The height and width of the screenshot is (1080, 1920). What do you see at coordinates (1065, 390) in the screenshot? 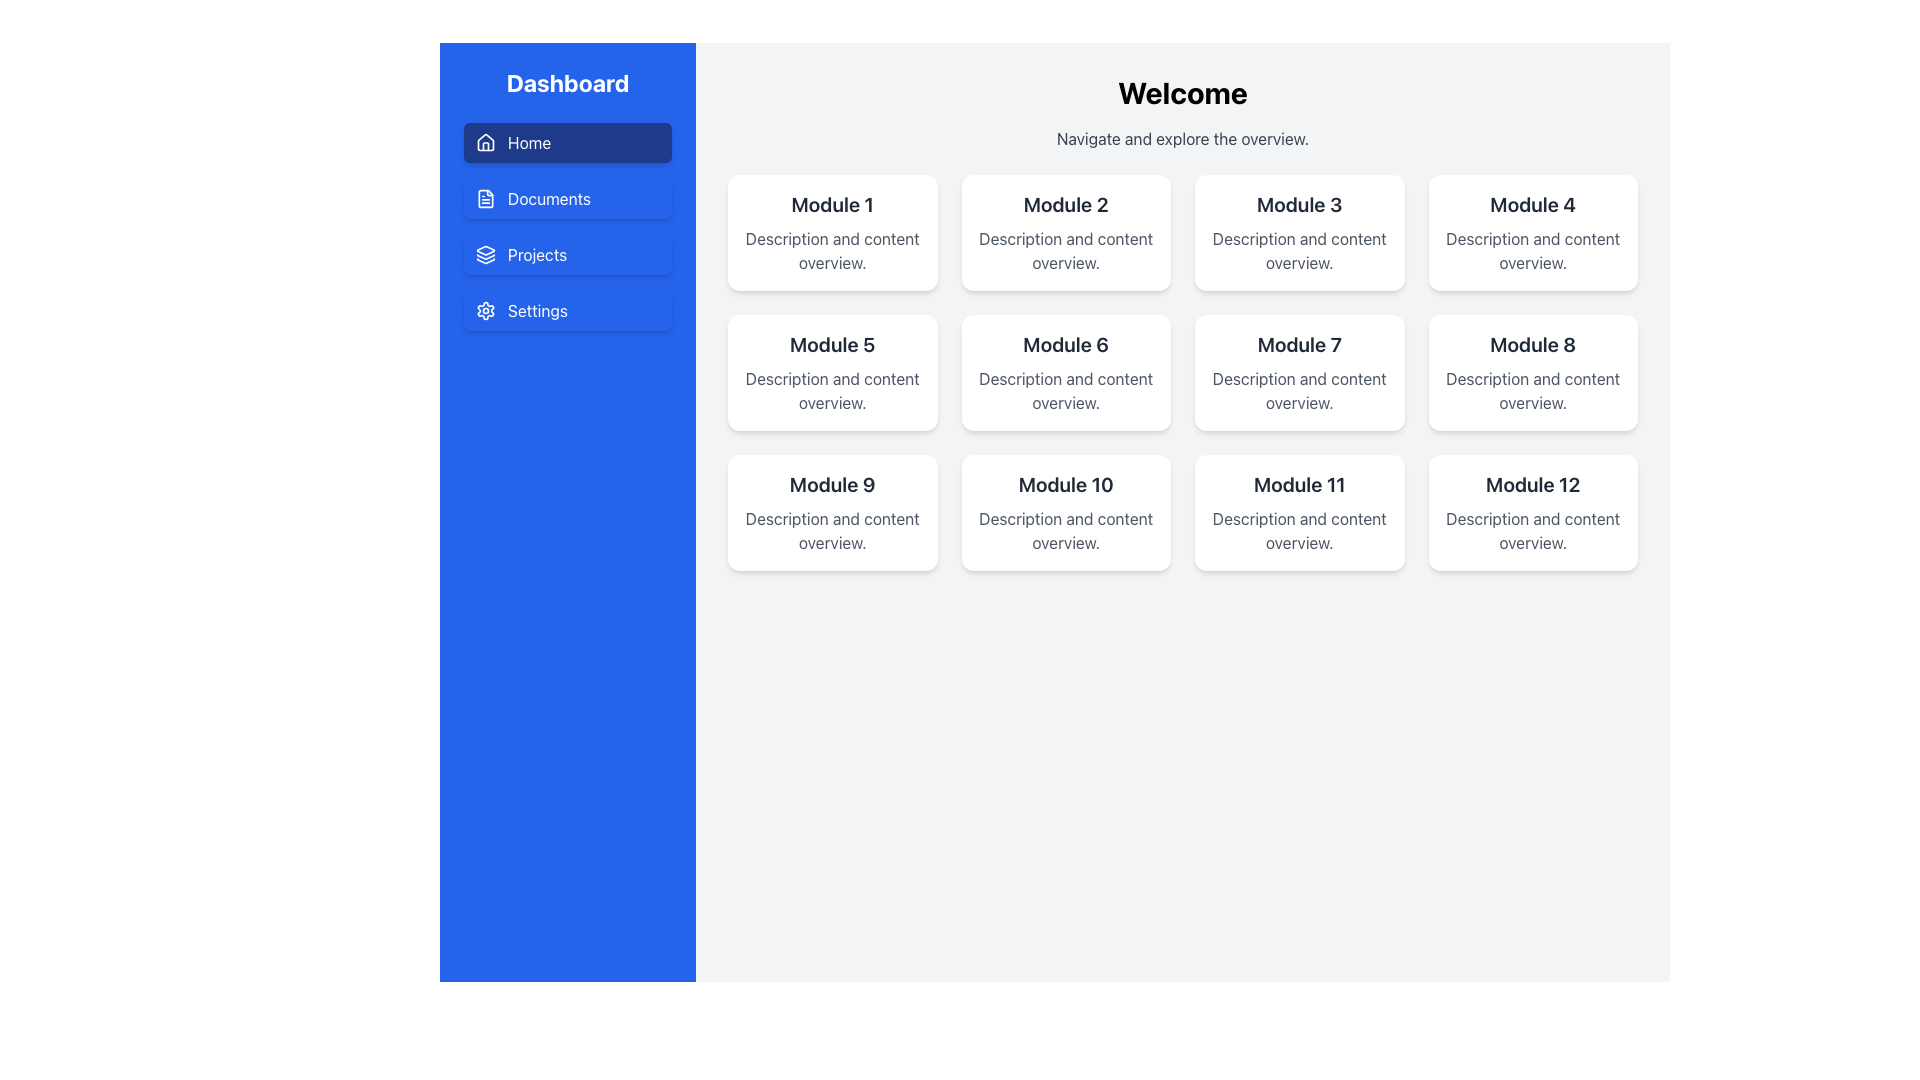
I see `style of the text block displaying 'Description and content overview.' which is styled in gray color and aligned beneath the title 'Module 6'` at bounding box center [1065, 390].